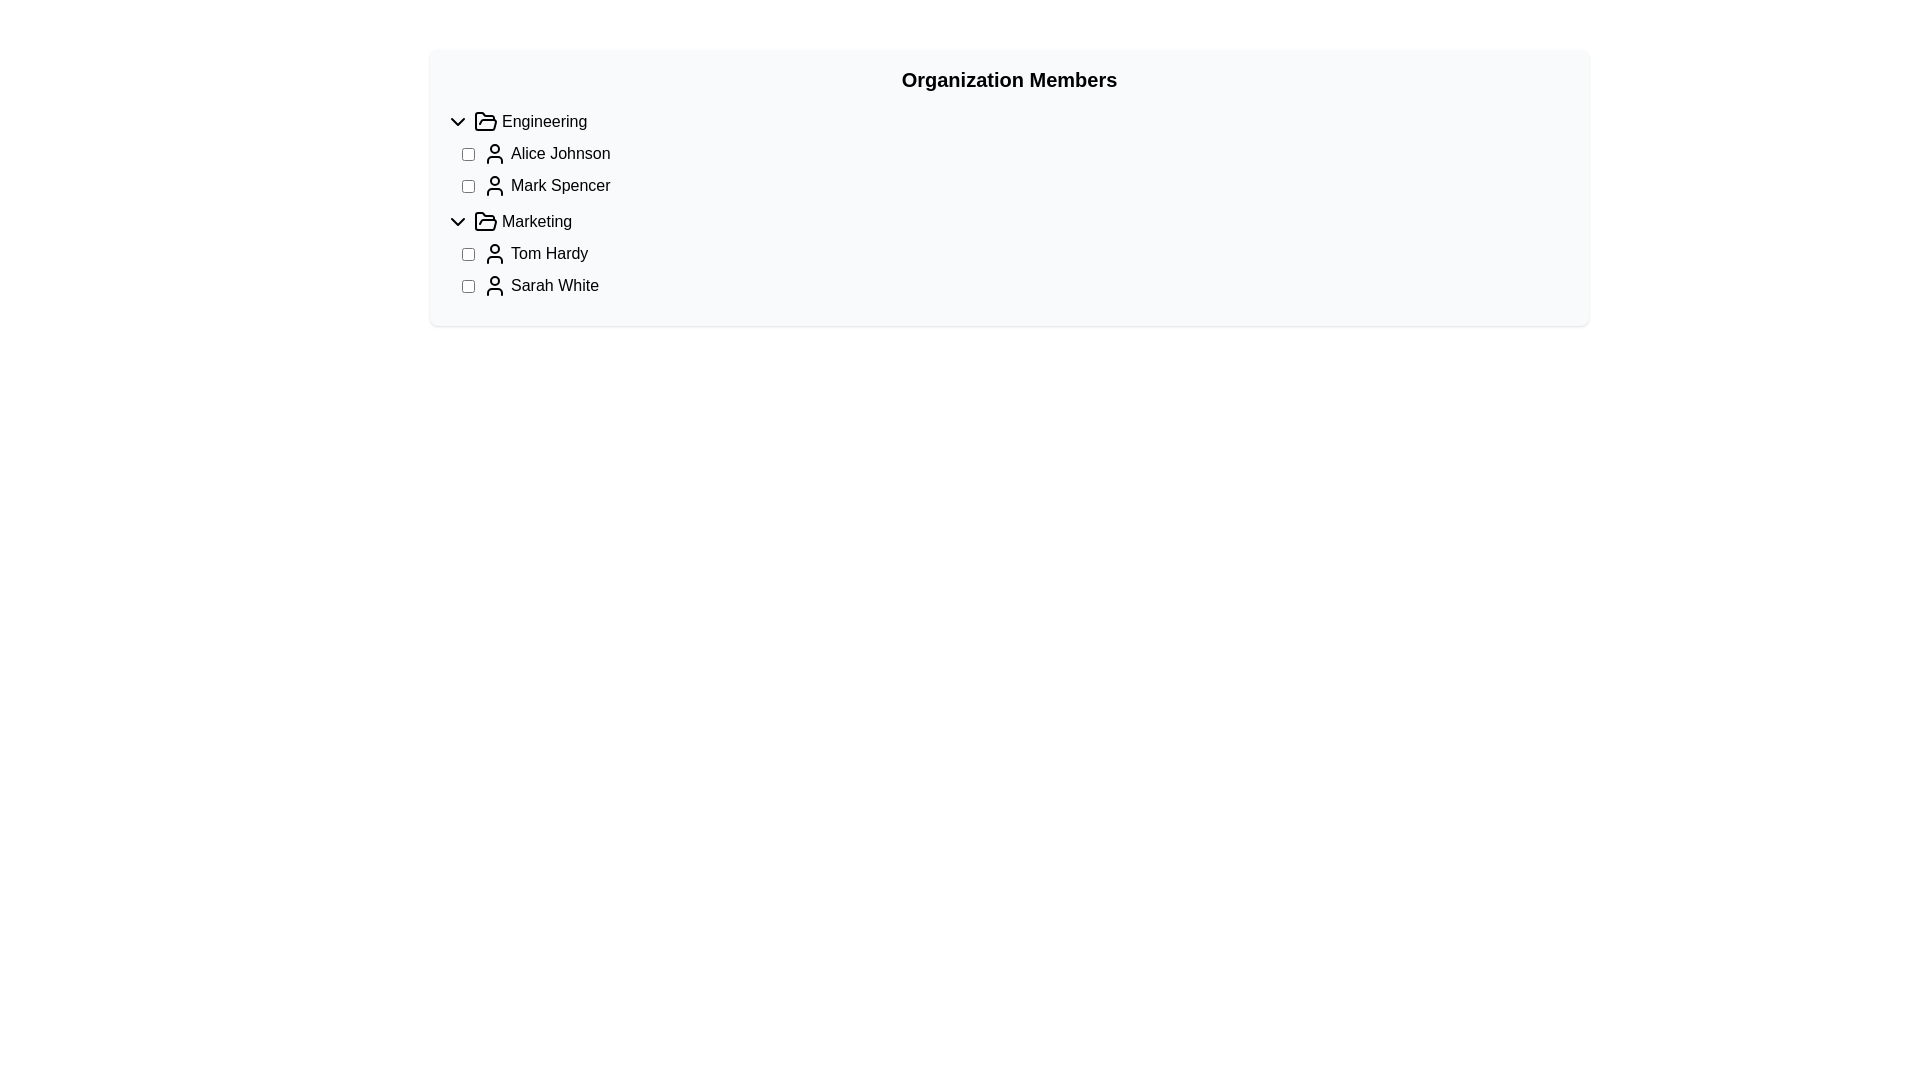 This screenshot has width=1920, height=1080. I want to click on the 'Engineering' folder label with an icon, so click(530, 122).